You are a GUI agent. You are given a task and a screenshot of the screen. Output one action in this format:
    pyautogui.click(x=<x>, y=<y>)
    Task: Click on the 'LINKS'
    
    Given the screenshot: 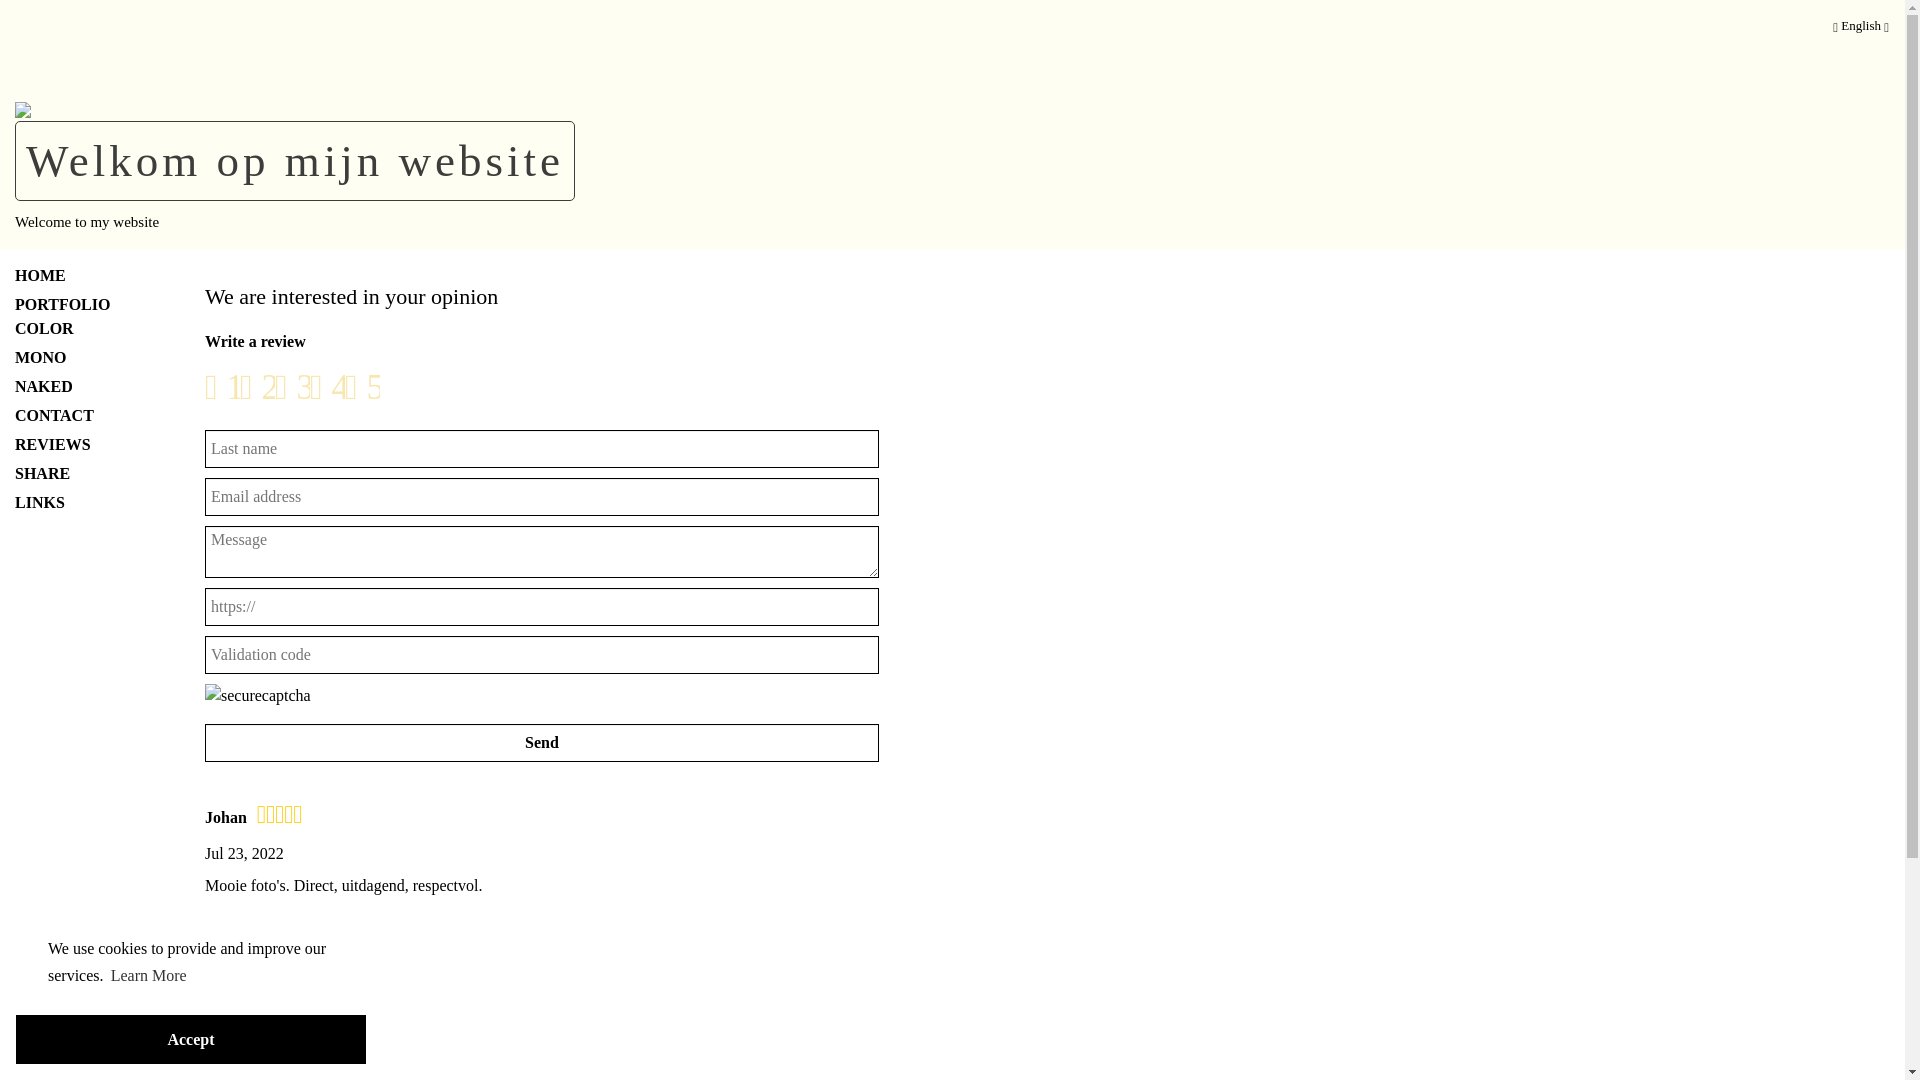 What is the action you would take?
    pyautogui.click(x=80, y=500)
    